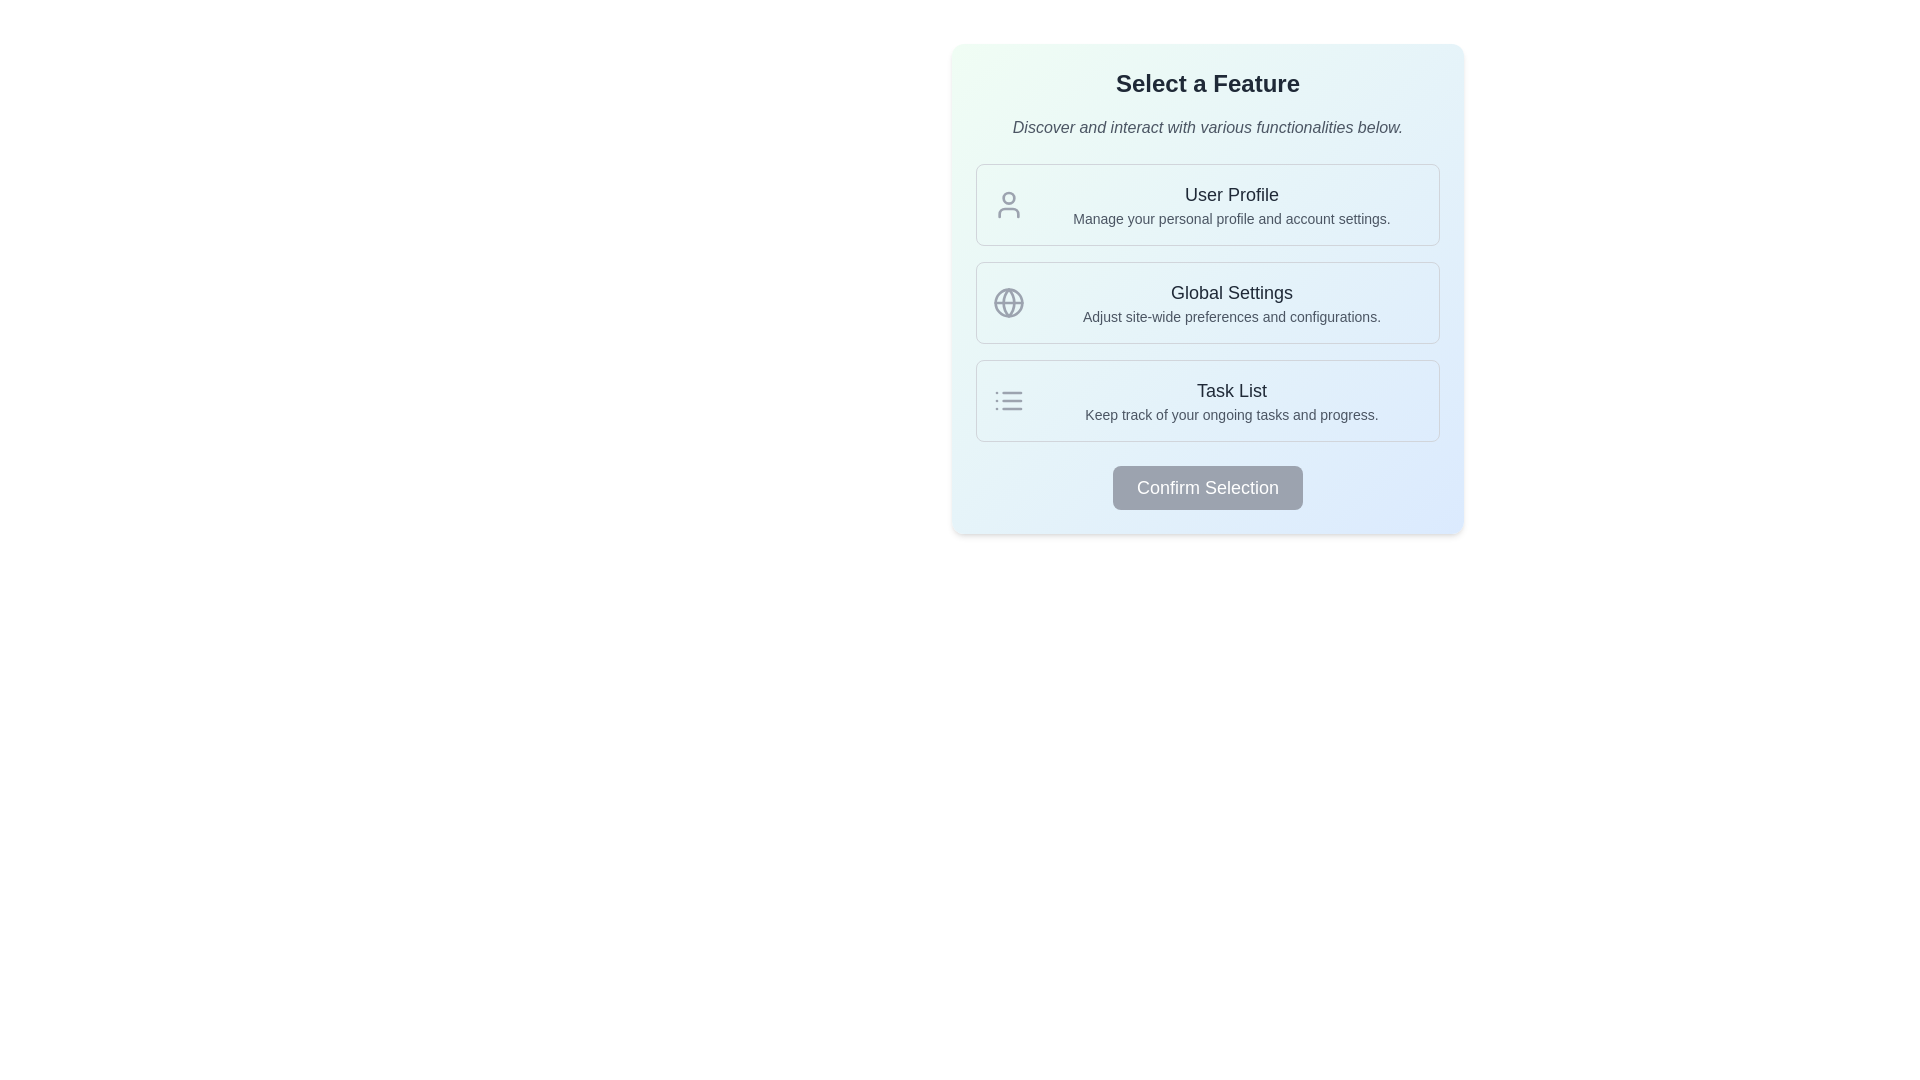  I want to click on the 'User Profile' text block which contains the title and subtitle, so click(1231, 204).